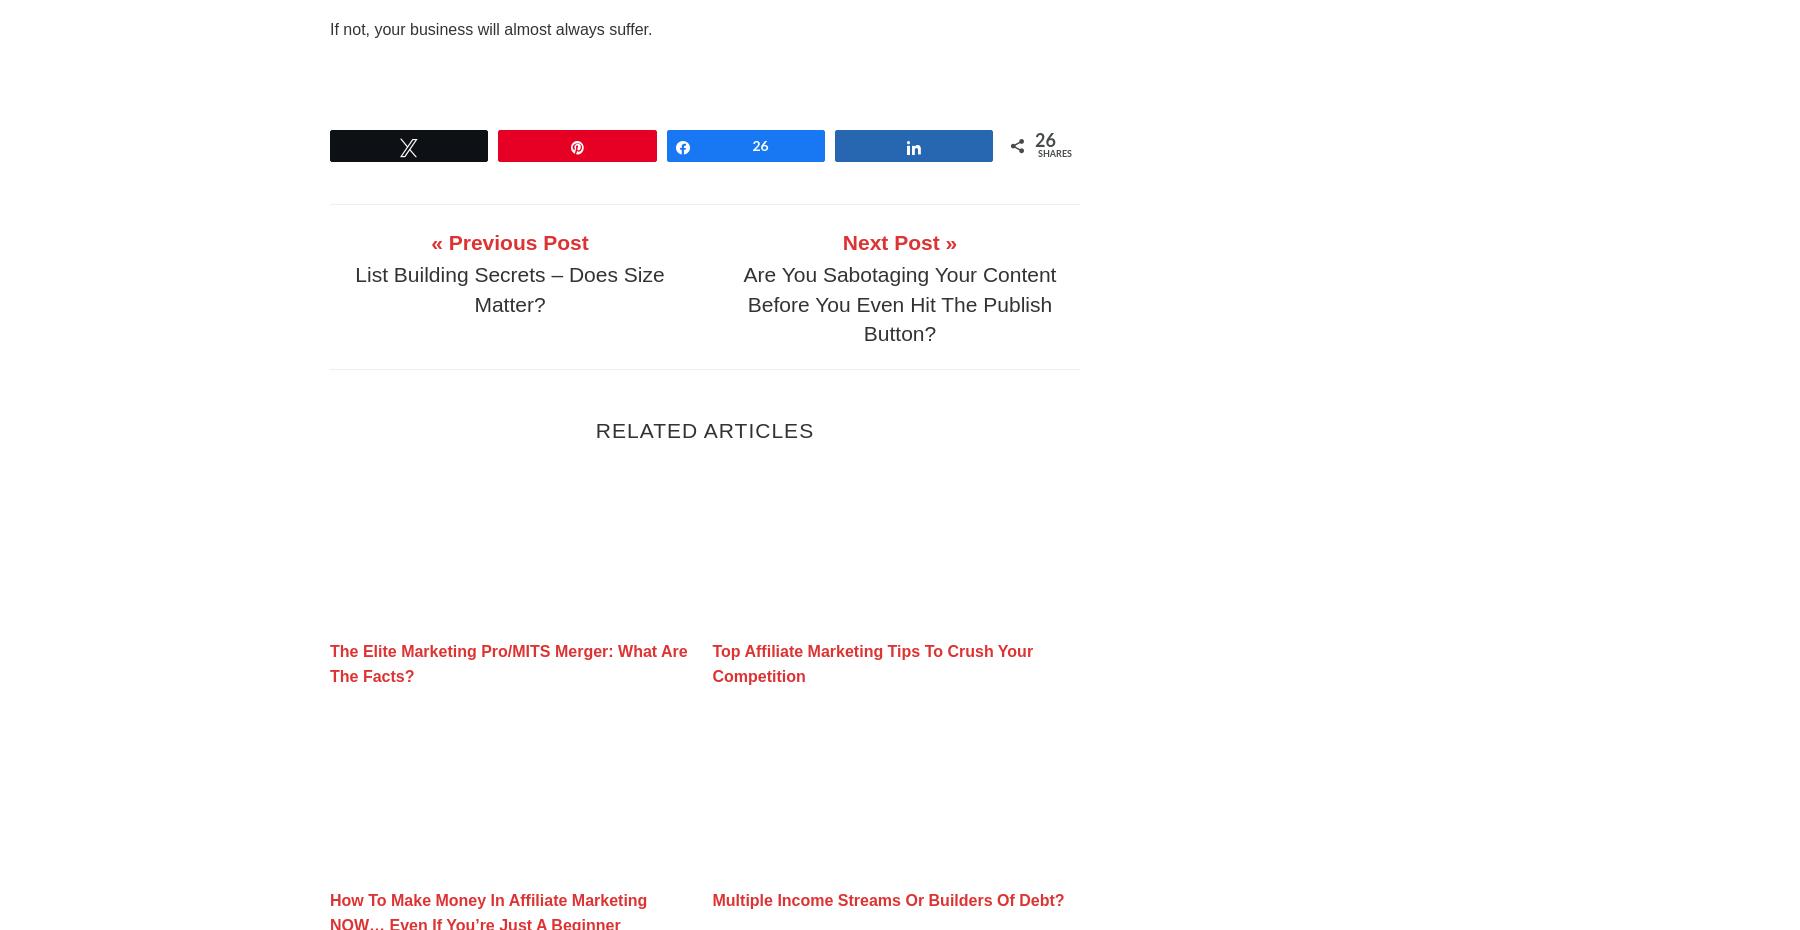 The width and height of the screenshot is (1800, 930). What do you see at coordinates (507, 662) in the screenshot?
I see `'The Elite Marketing Pro/MITS Merger:  What Are The Facts?'` at bounding box center [507, 662].